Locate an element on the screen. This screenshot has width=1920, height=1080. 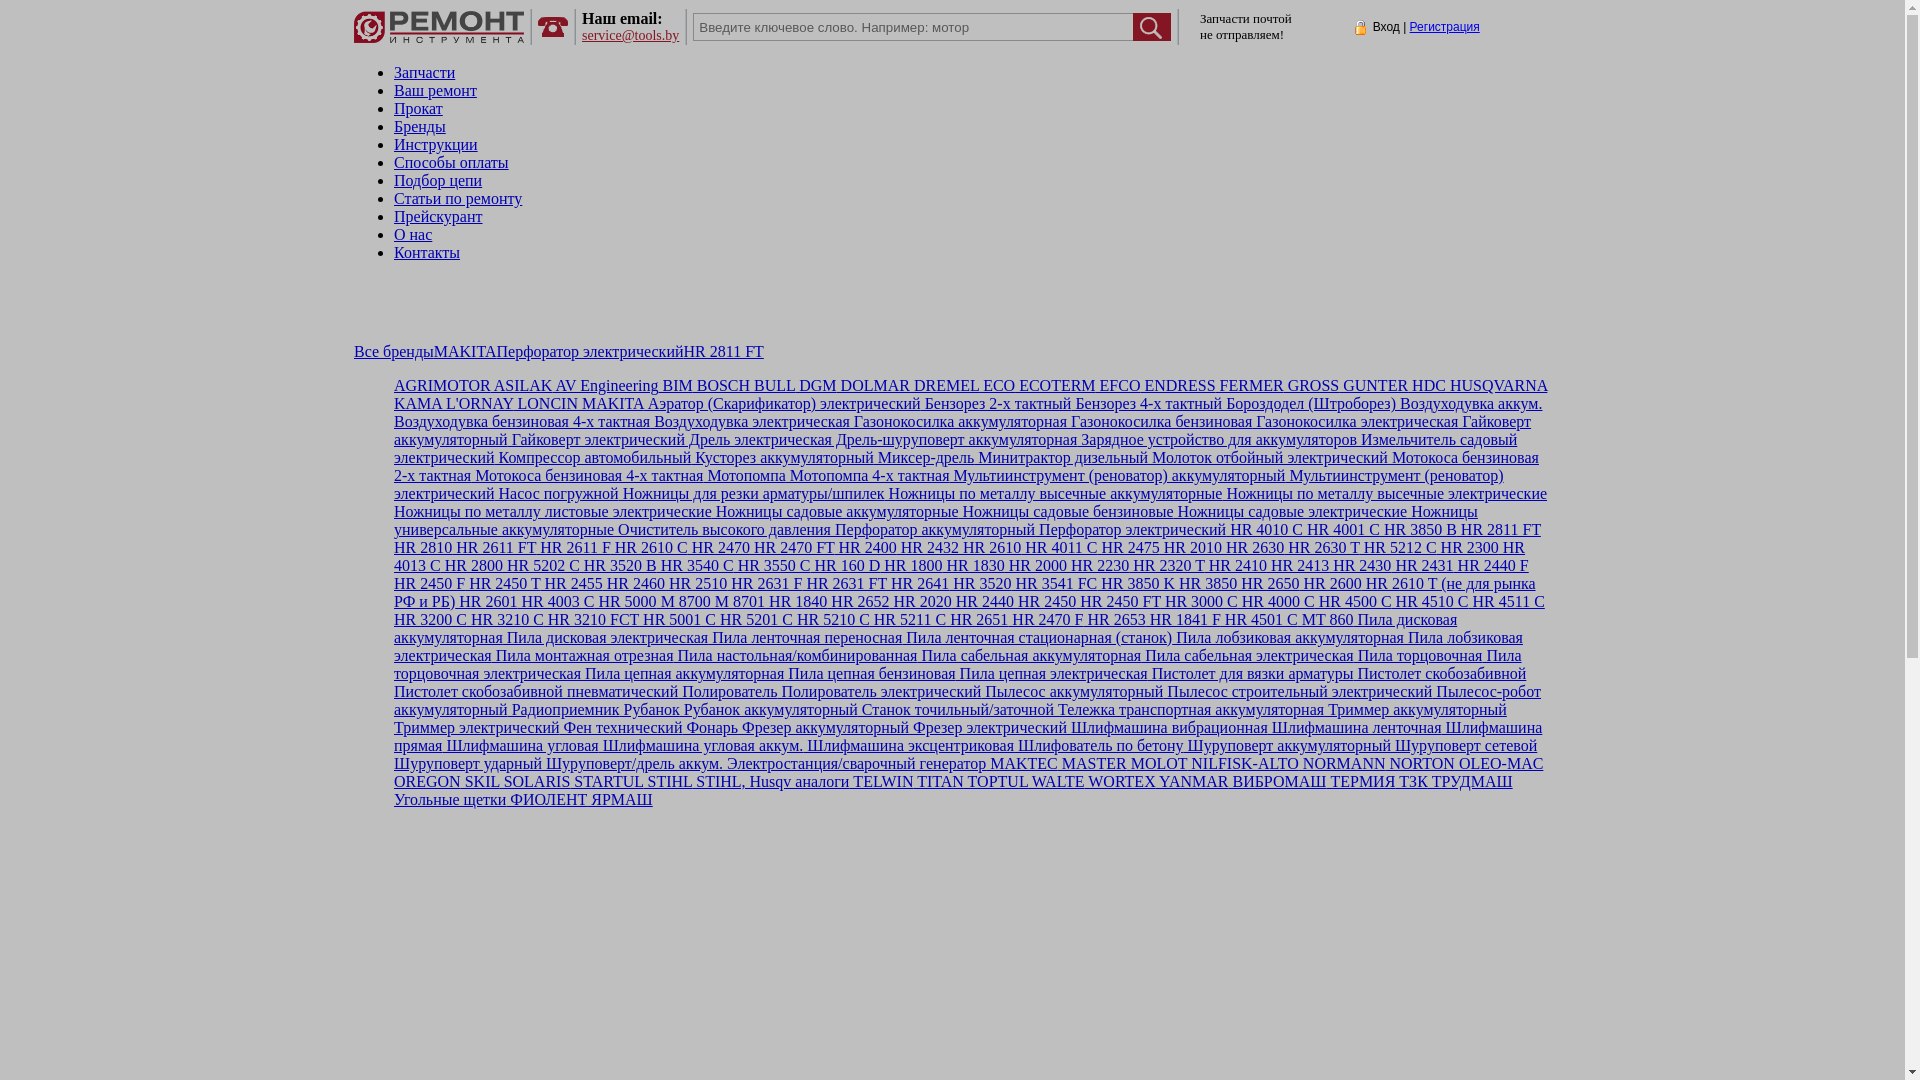
'TELWIN' is located at coordinates (880, 780).